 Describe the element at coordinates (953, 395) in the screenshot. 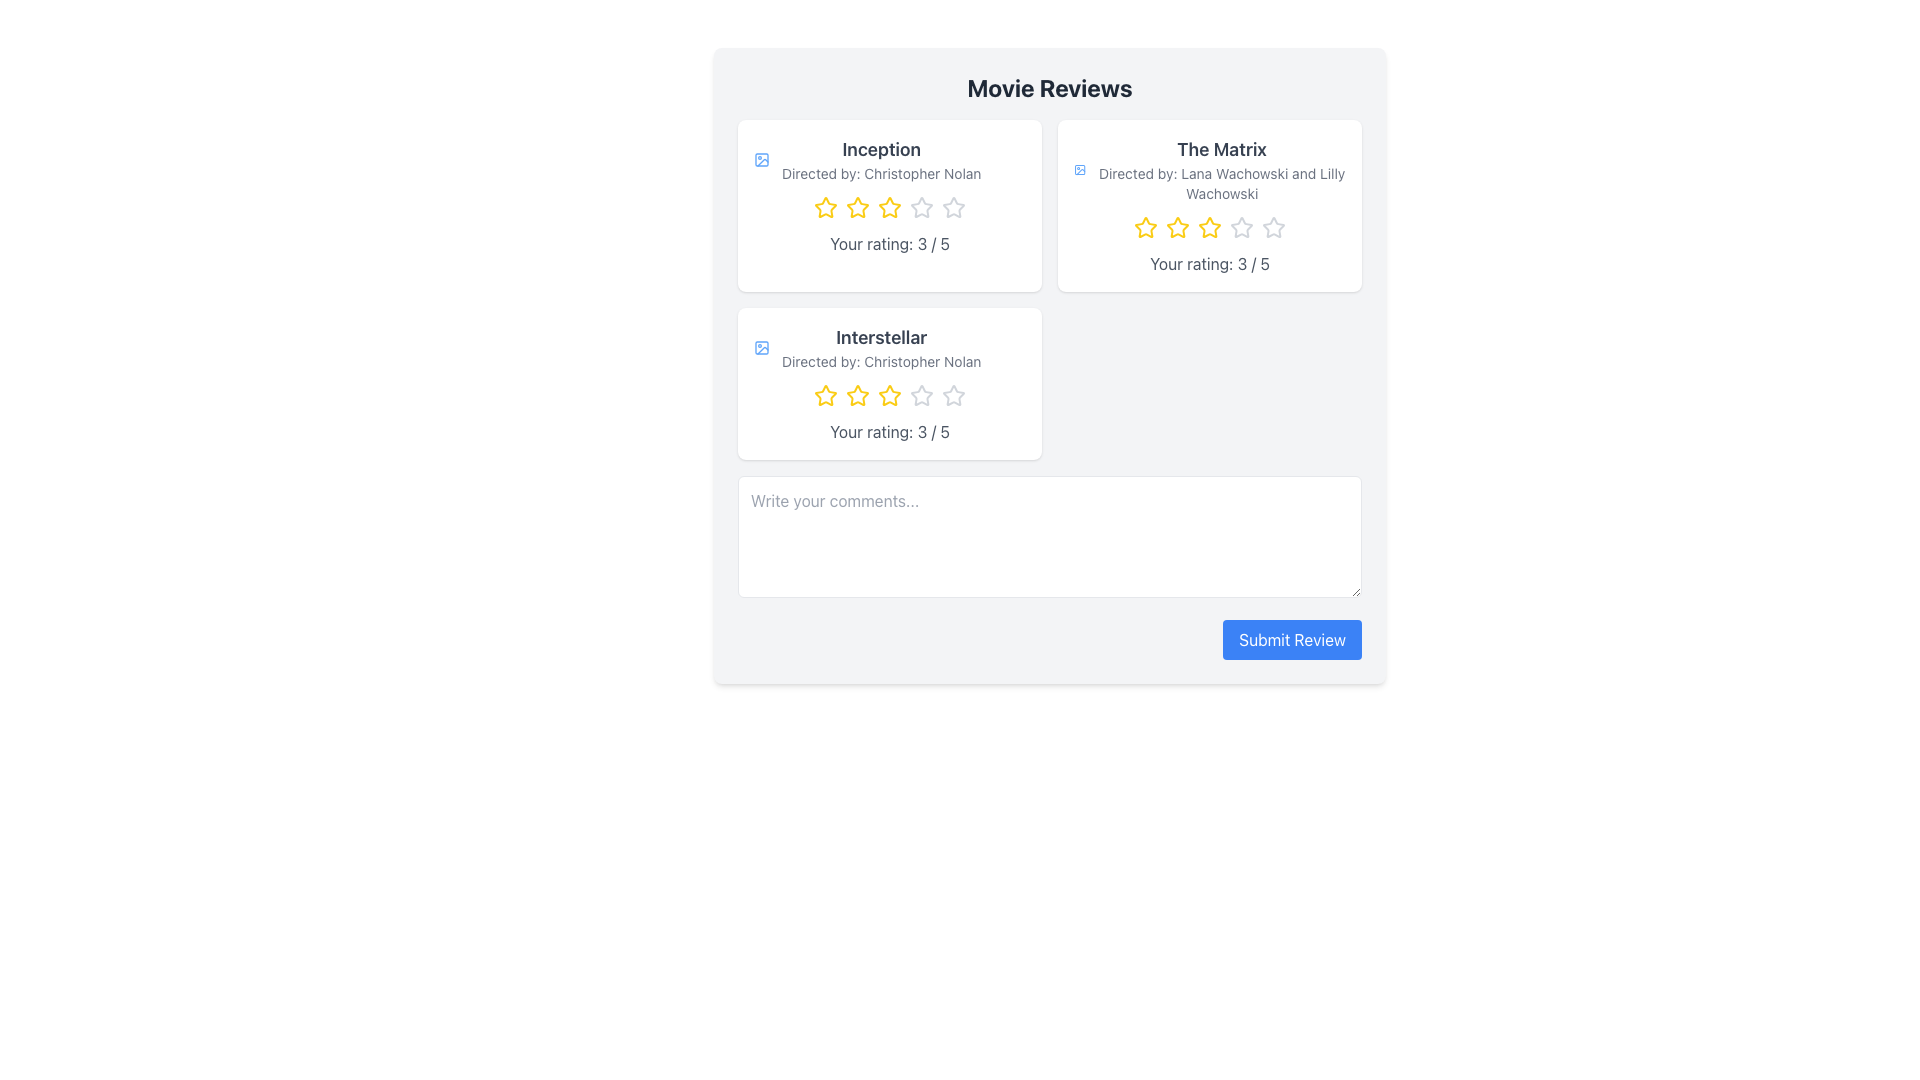

I see `the fourth star in the rating system under the 'Interstellar' movie review card to adjust the rating` at that location.